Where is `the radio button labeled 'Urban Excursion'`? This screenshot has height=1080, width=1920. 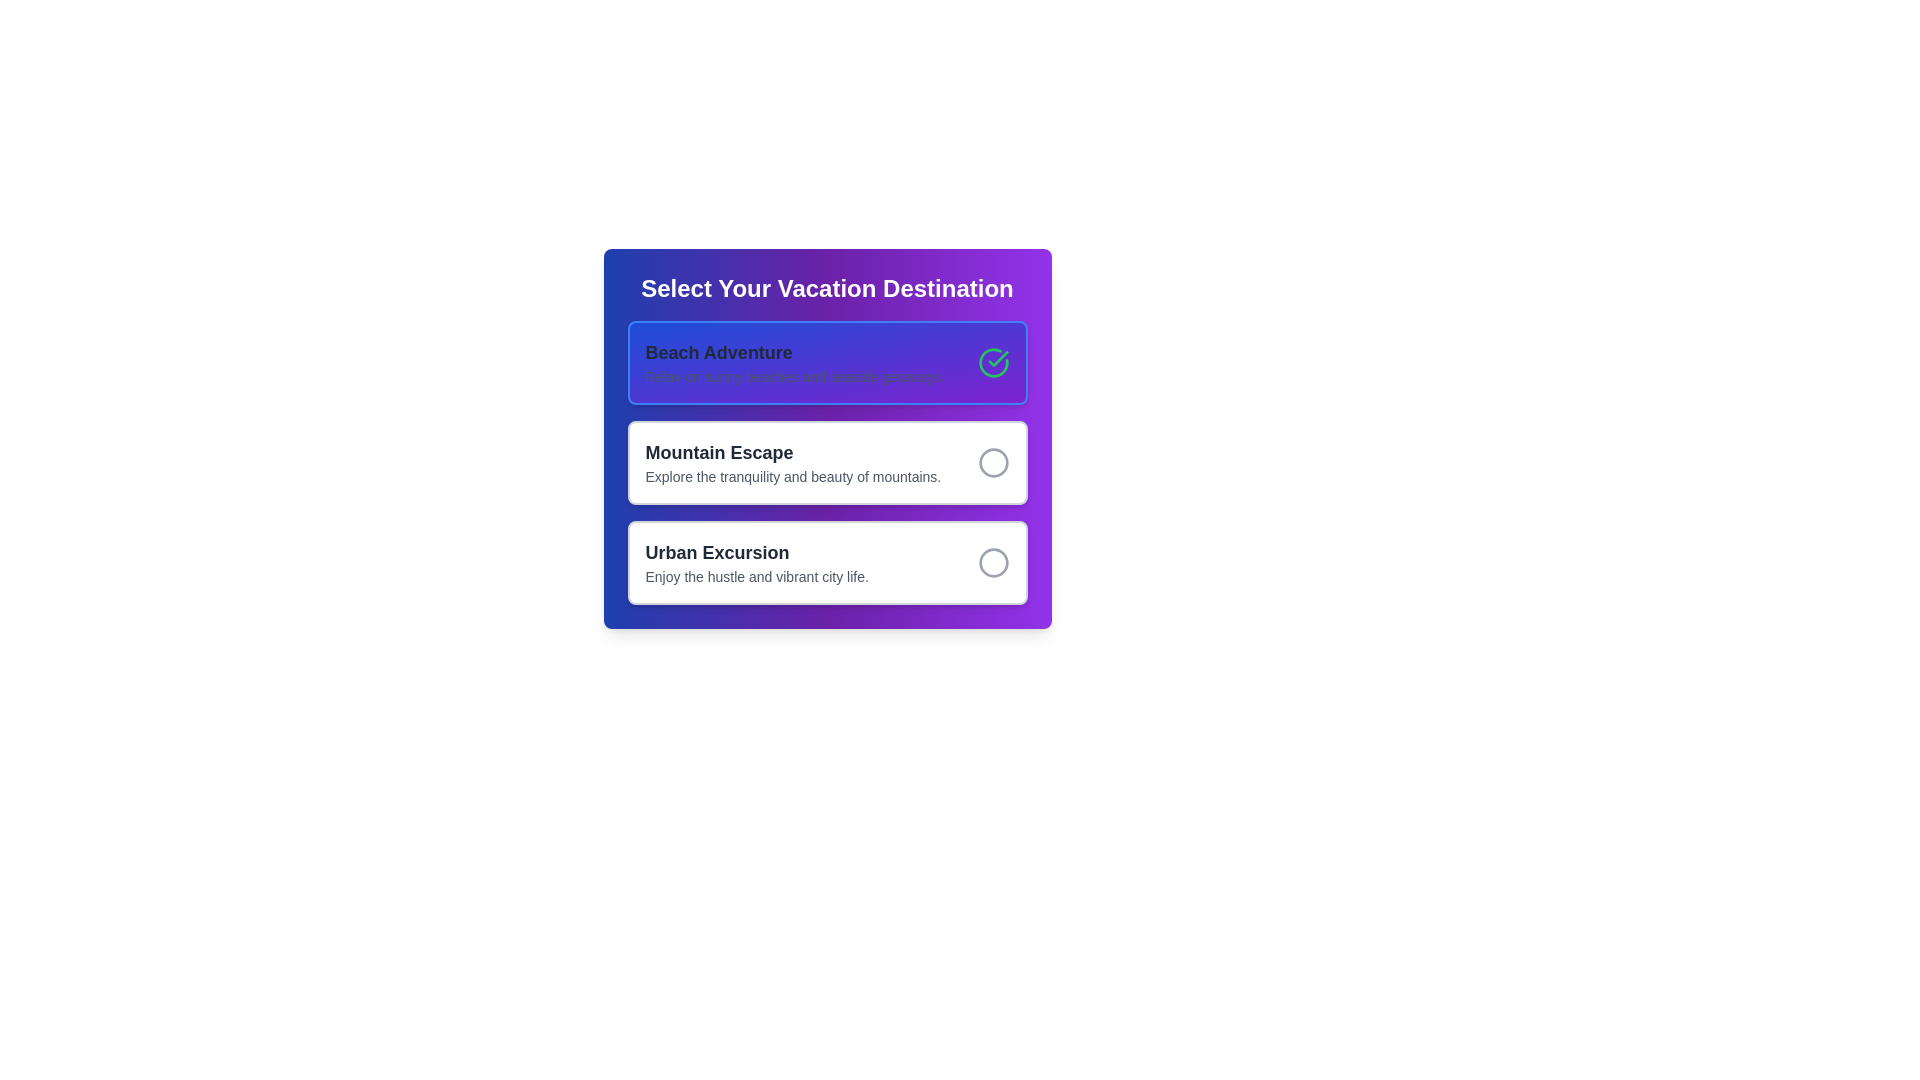 the radio button labeled 'Urban Excursion' is located at coordinates (827, 563).